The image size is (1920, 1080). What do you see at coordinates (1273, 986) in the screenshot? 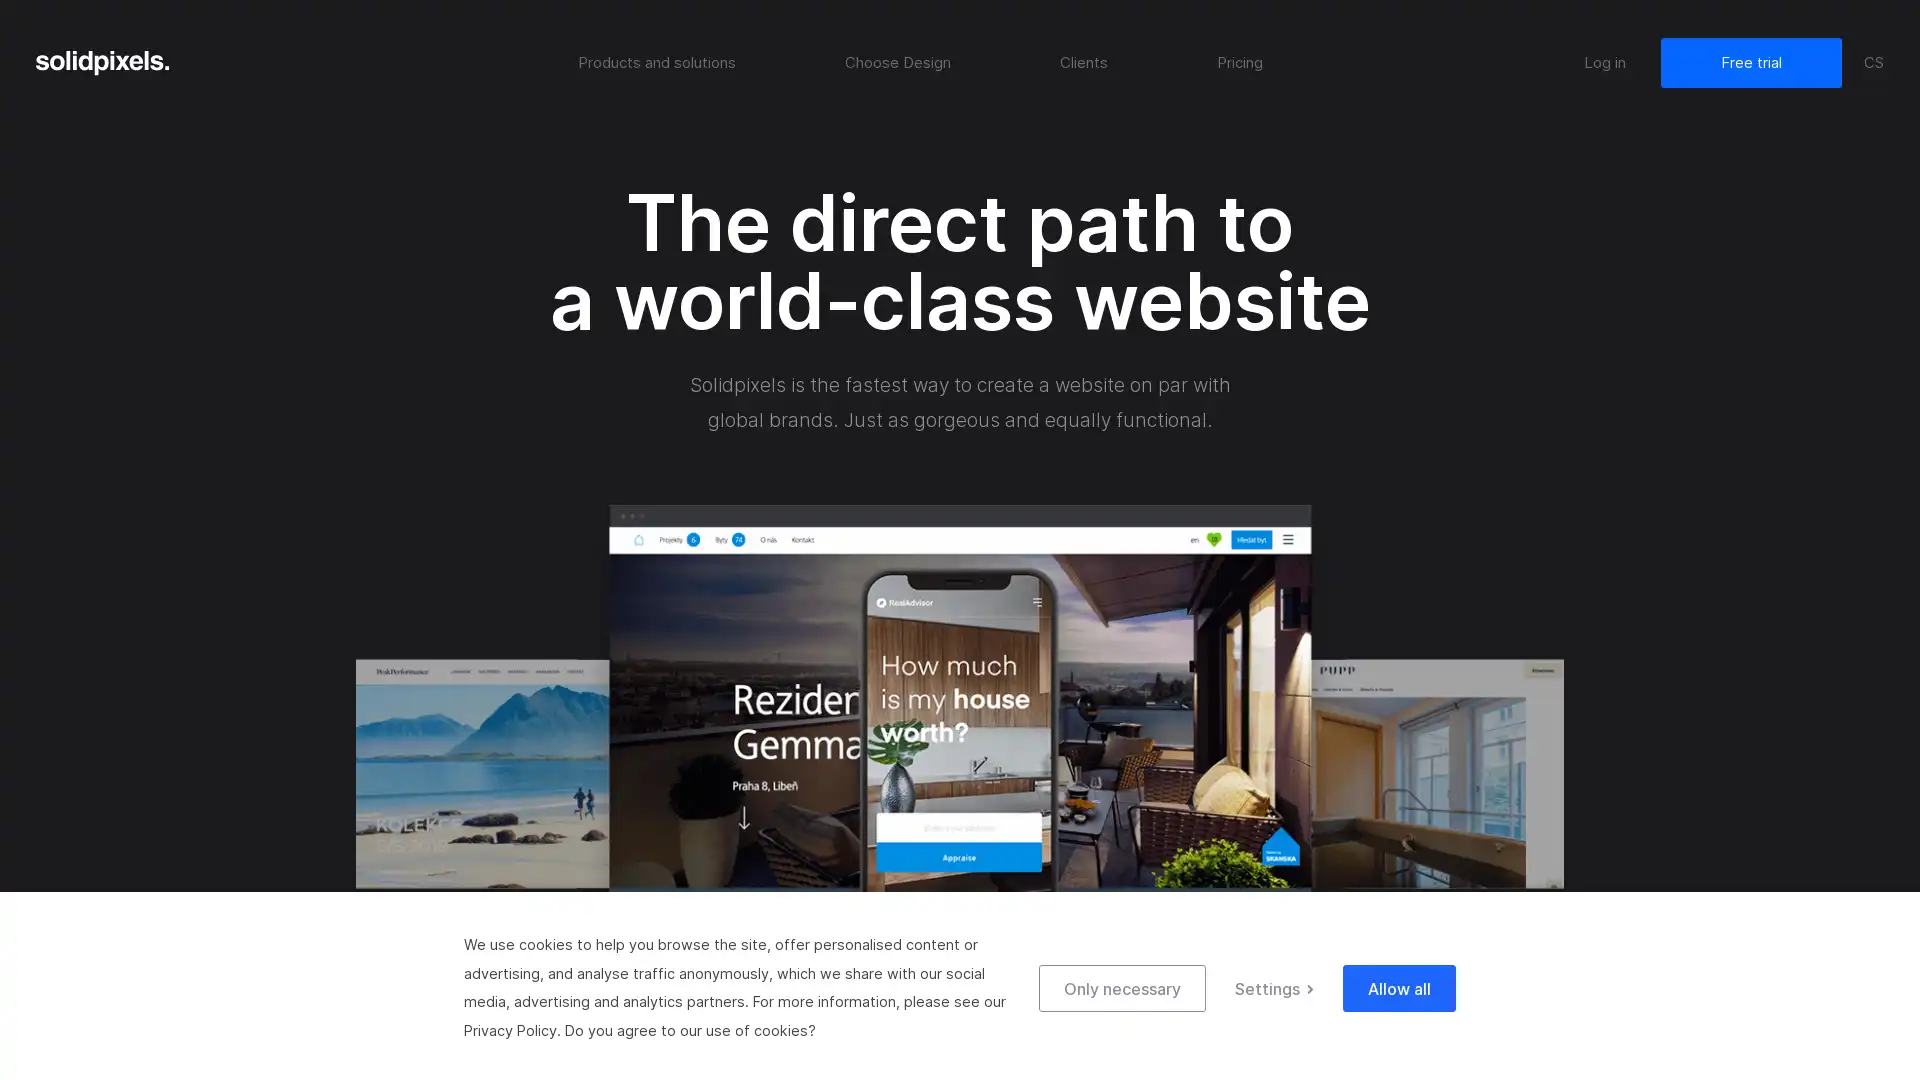
I see `Settings` at bounding box center [1273, 986].